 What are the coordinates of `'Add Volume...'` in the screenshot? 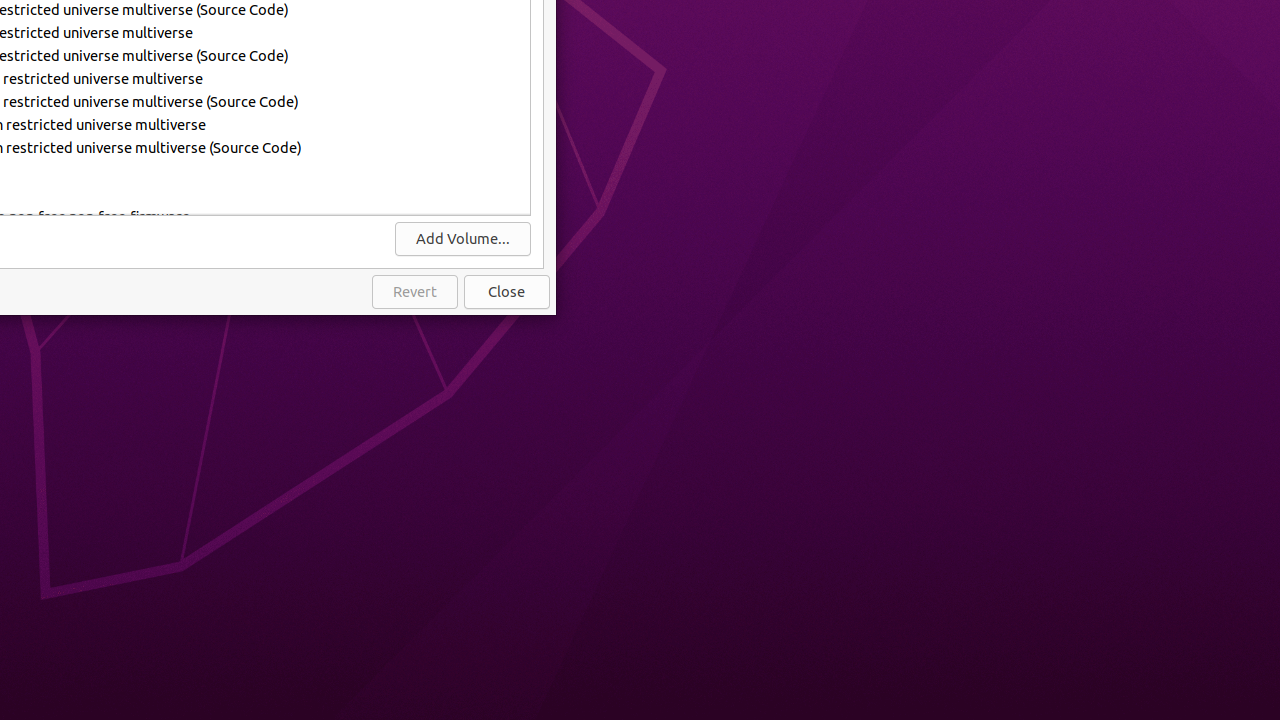 It's located at (461, 237).